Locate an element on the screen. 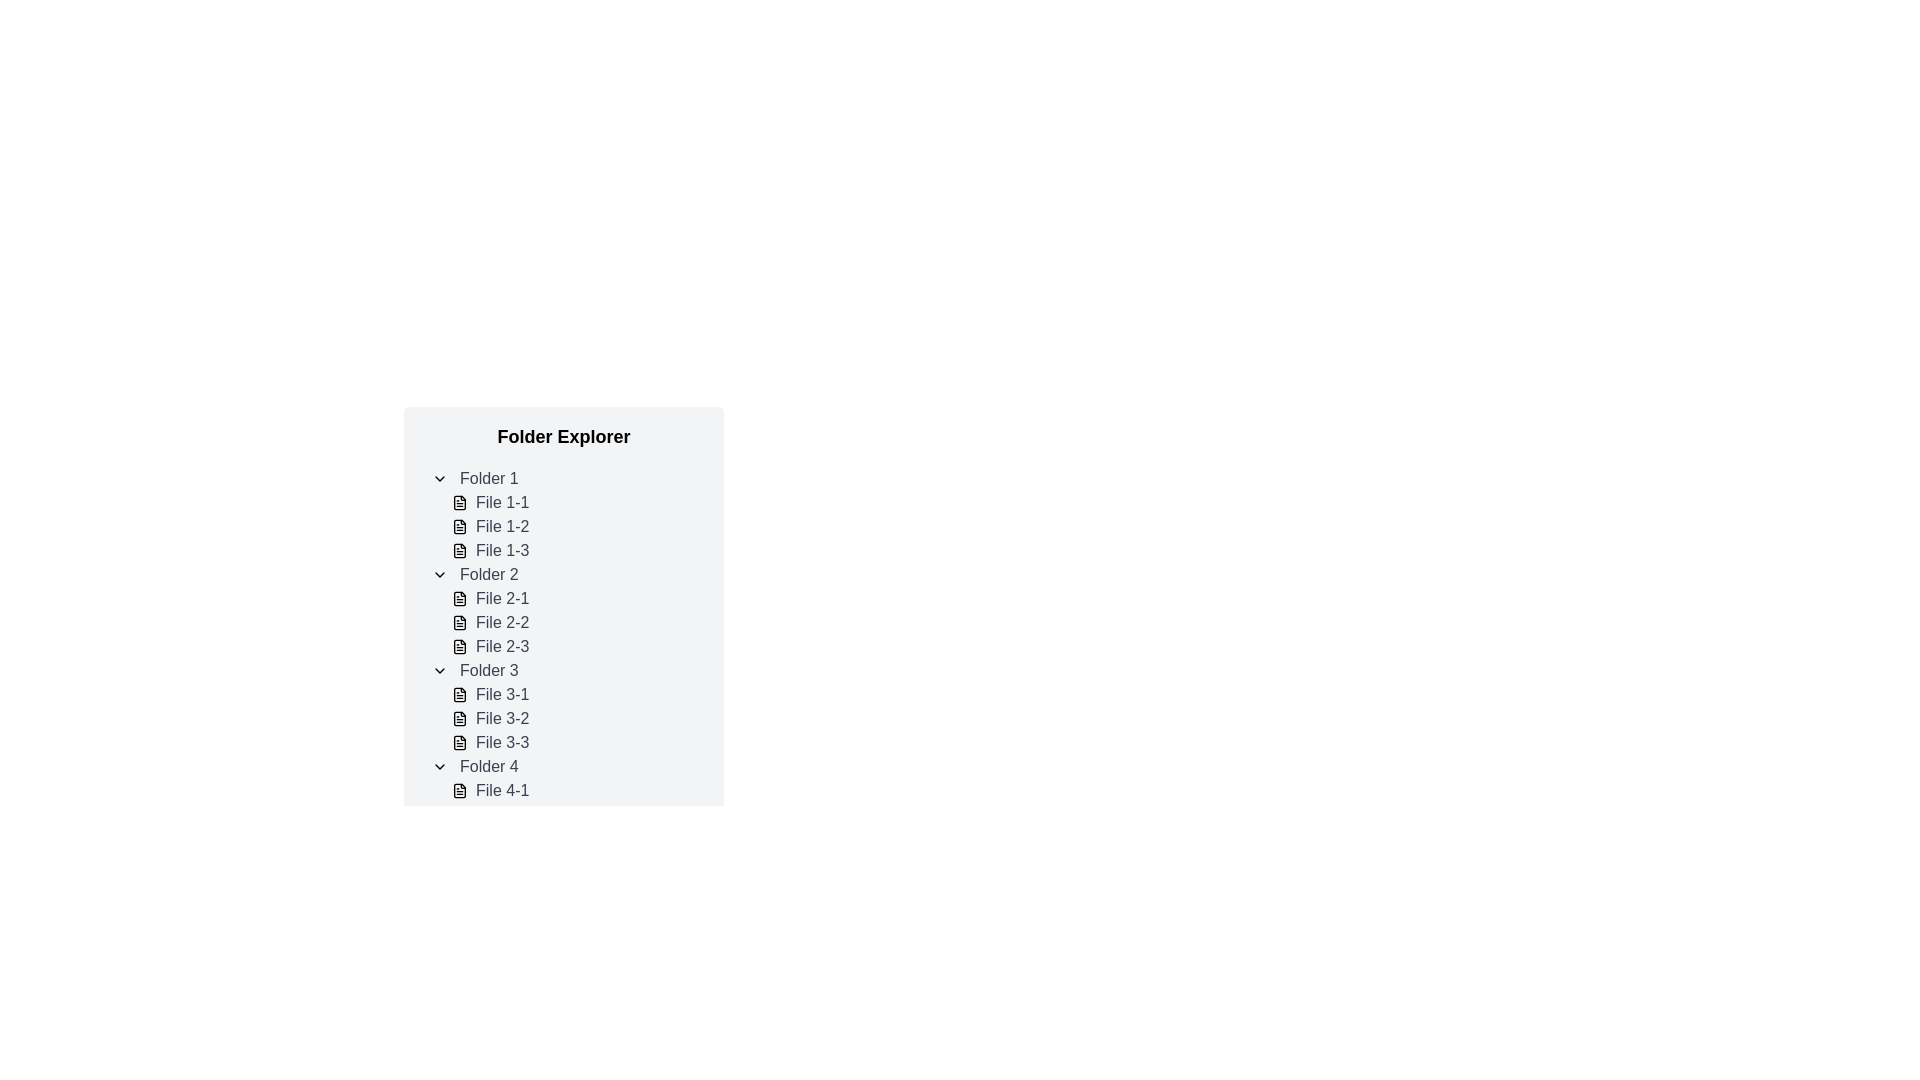 This screenshot has height=1080, width=1920. the icon representing 'File 1-2', which is the second item under 'Folder 1' is located at coordinates (459, 526).